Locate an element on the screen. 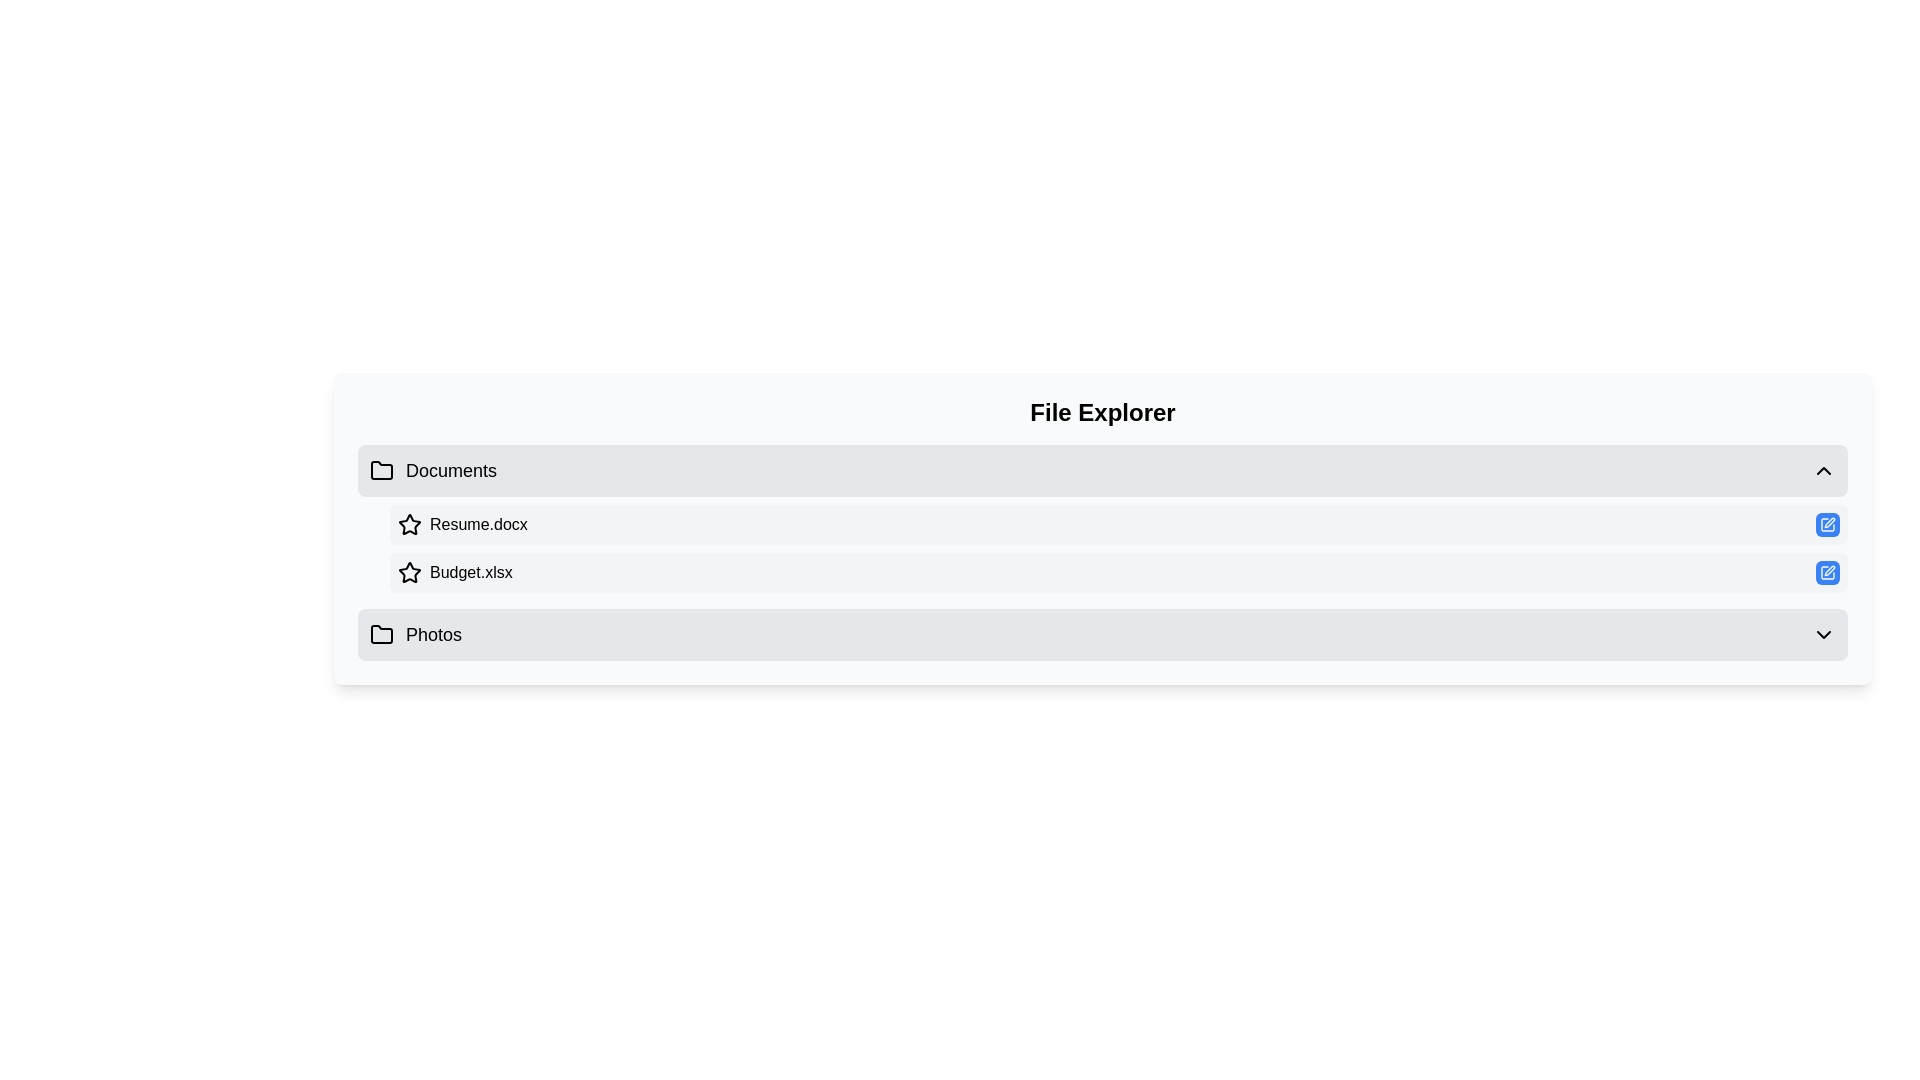  the 'Budget.xlsx' file entry, which is represented by a star-shaped icon followed by the text in a black, sans-serif font is located at coordinates (454, 573).